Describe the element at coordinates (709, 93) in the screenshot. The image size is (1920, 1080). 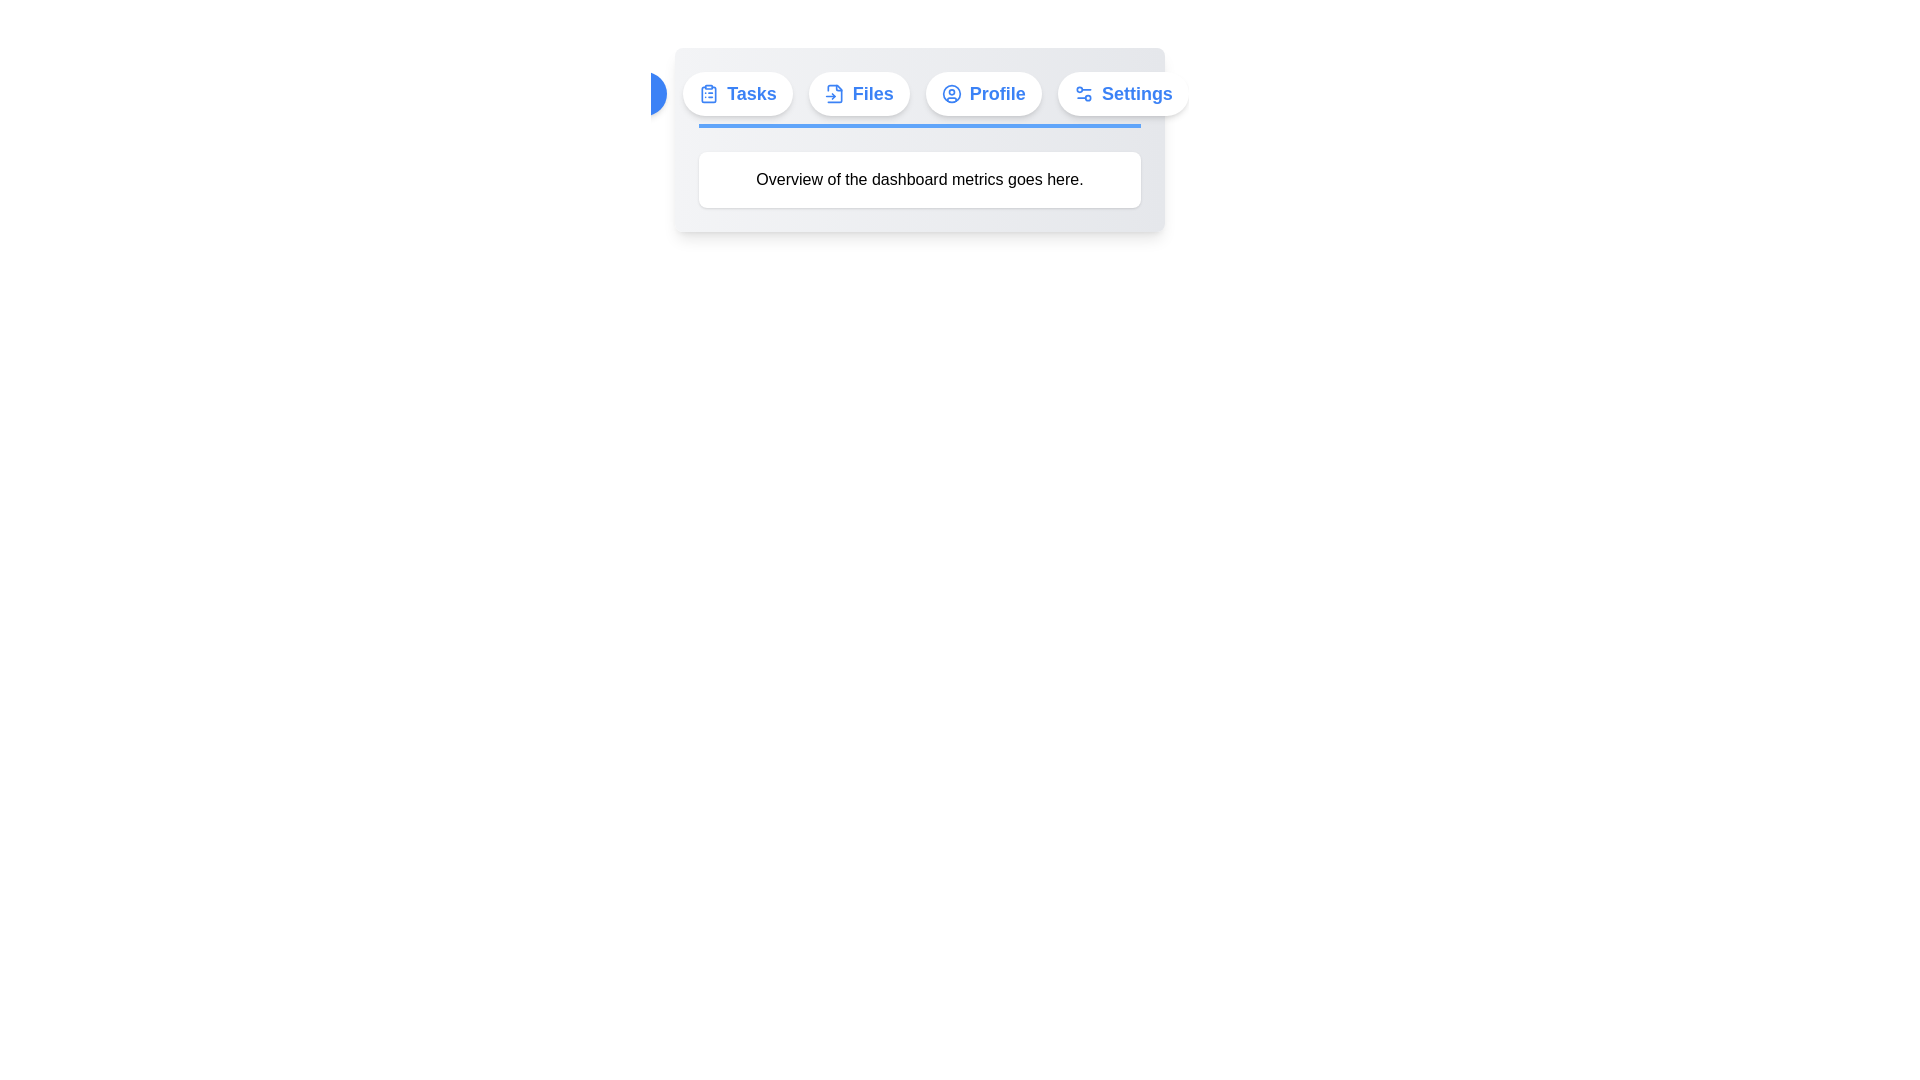
I see `the clipboard icon with a blue color fill located to the left of the 'Tasks' button in the horizontal navigation bar` at that location.